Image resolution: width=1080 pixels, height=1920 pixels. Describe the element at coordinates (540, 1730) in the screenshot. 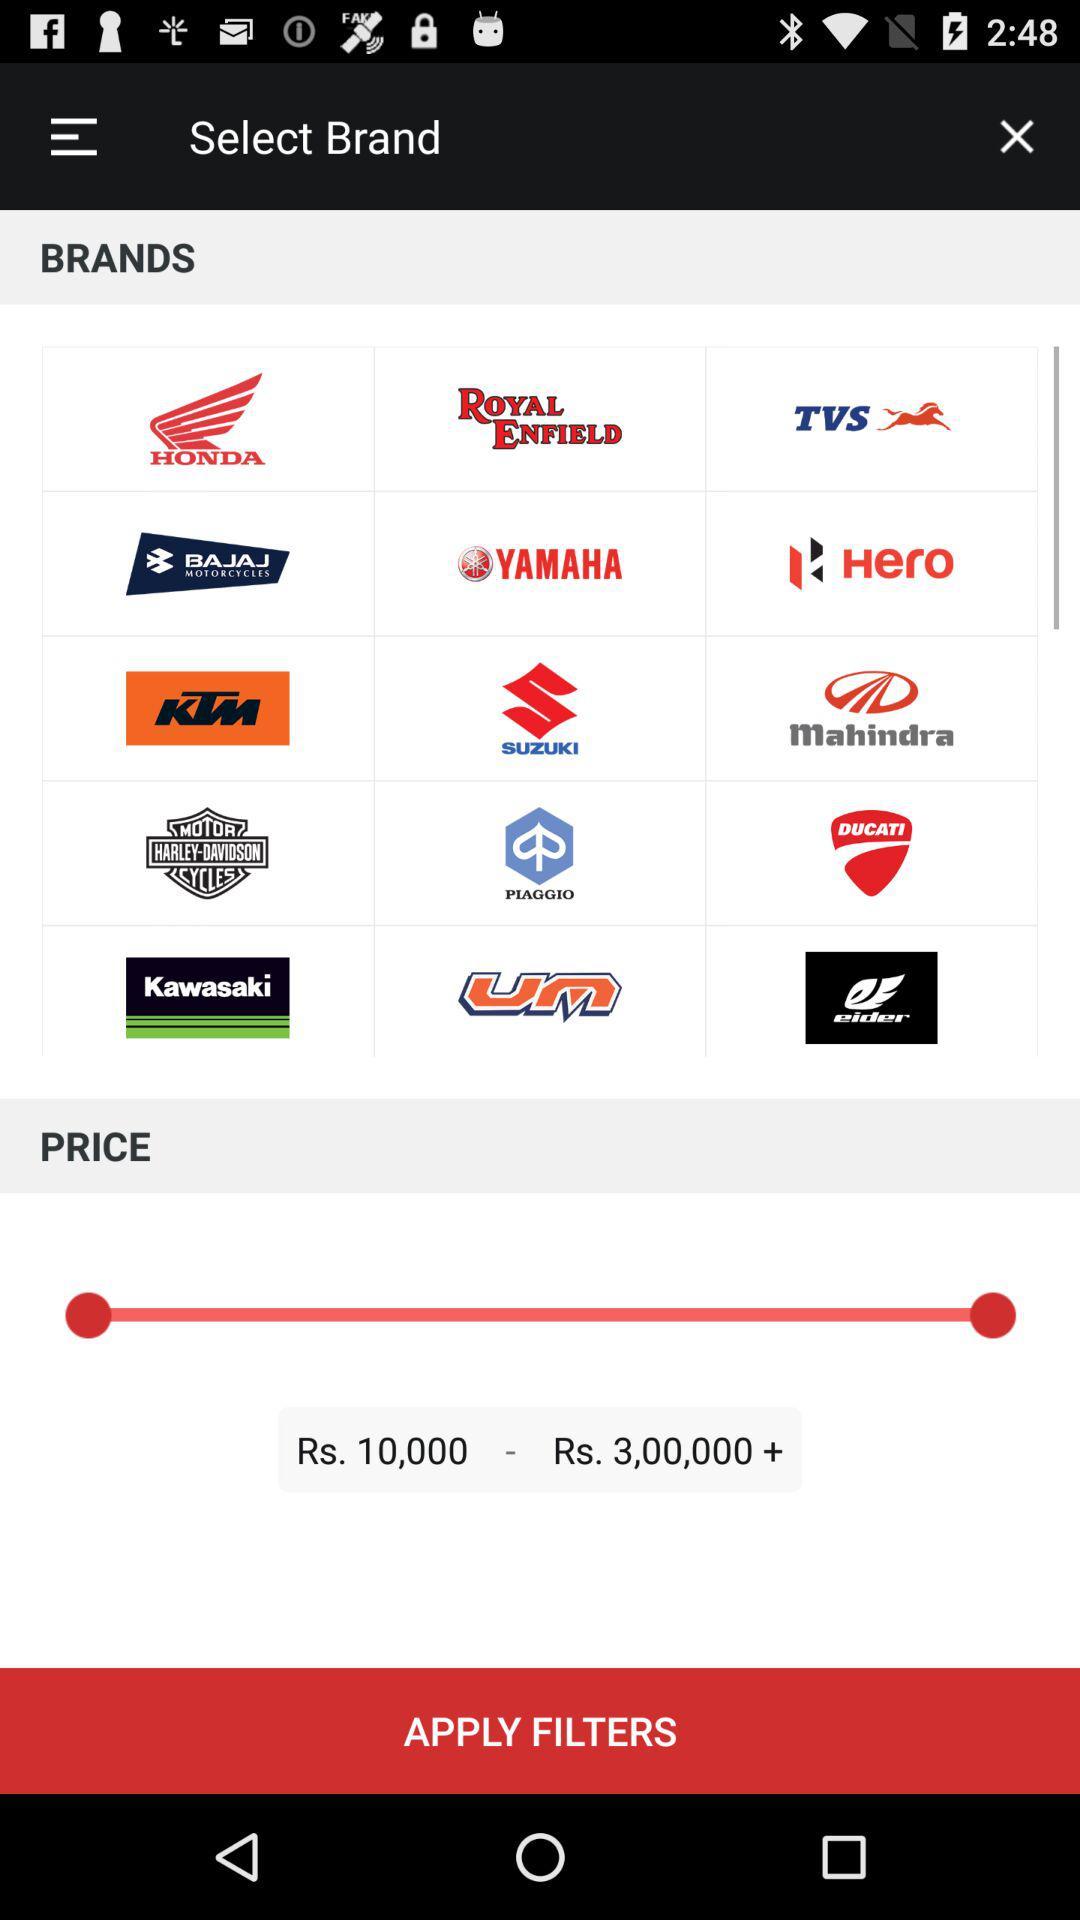

I see `the icon below rs. 10,000 item` at that location.